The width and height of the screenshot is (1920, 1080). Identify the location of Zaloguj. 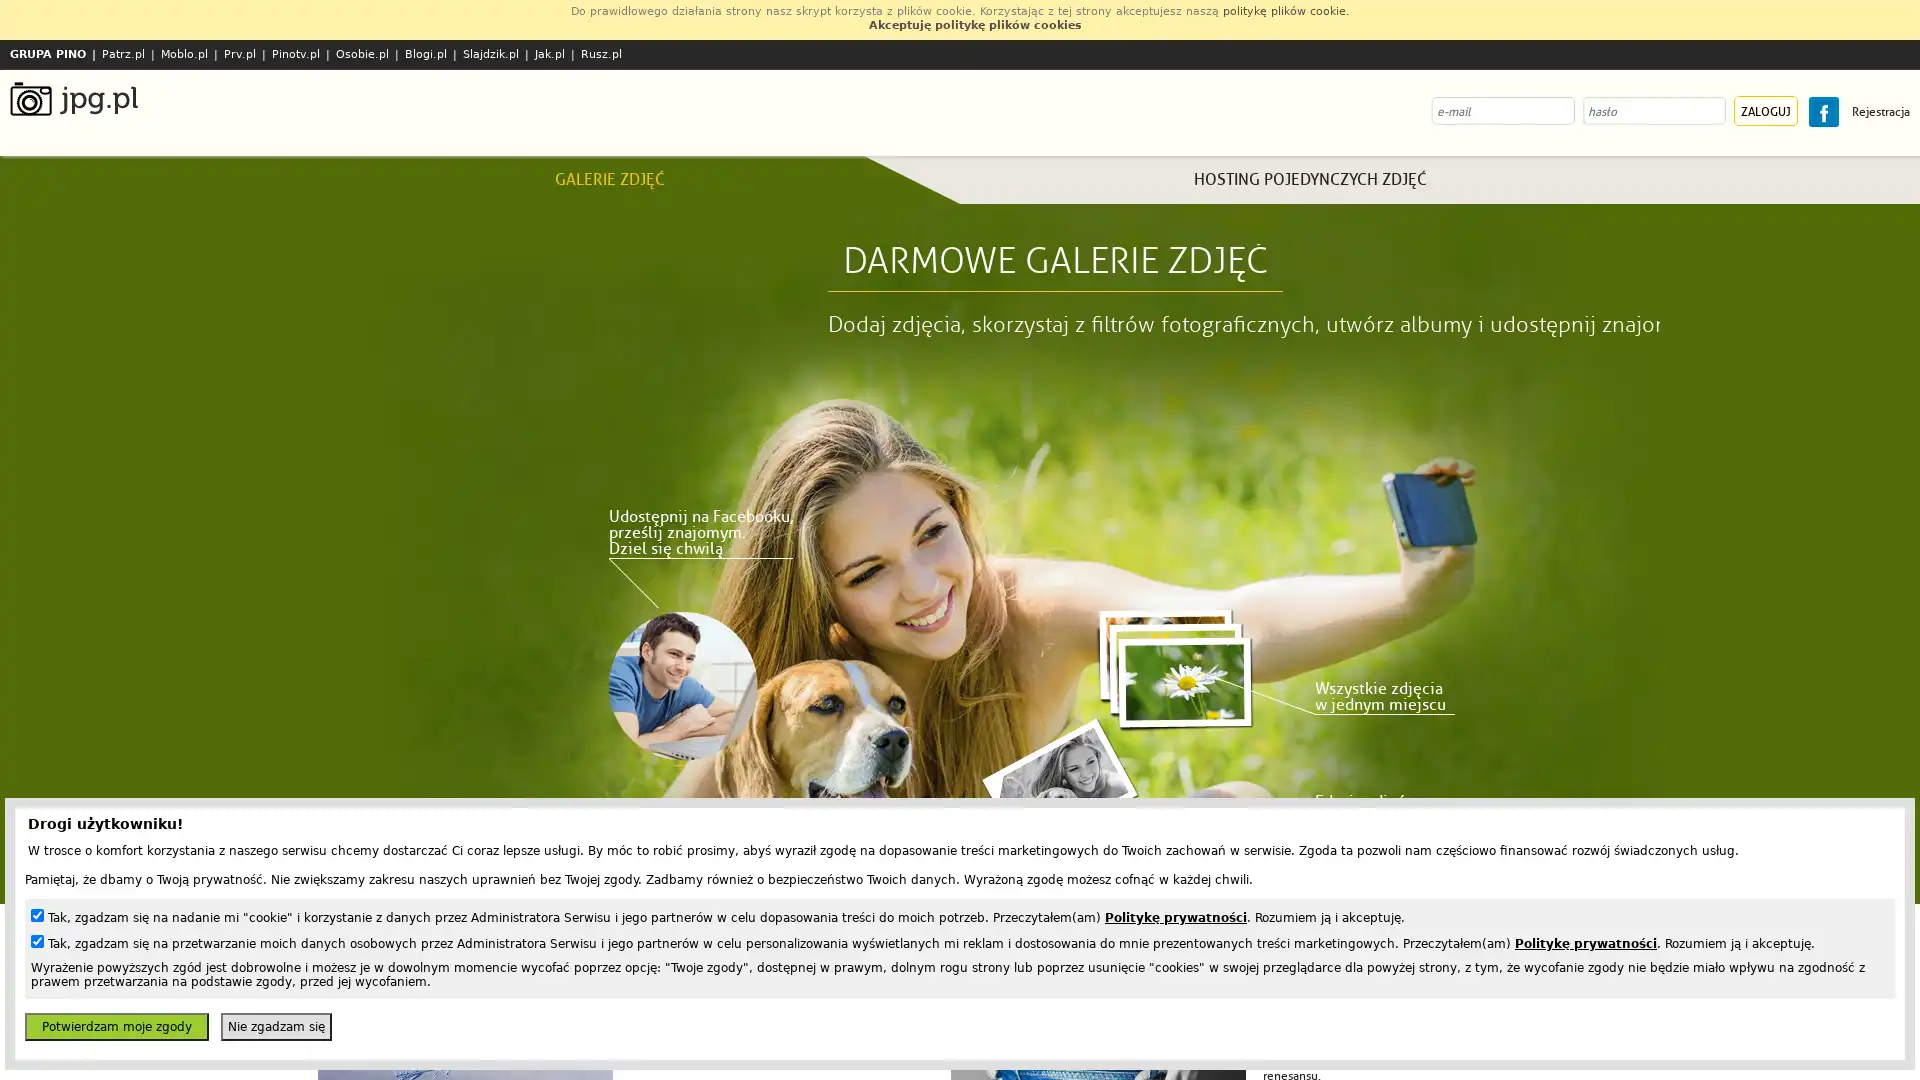
(1766, 111).